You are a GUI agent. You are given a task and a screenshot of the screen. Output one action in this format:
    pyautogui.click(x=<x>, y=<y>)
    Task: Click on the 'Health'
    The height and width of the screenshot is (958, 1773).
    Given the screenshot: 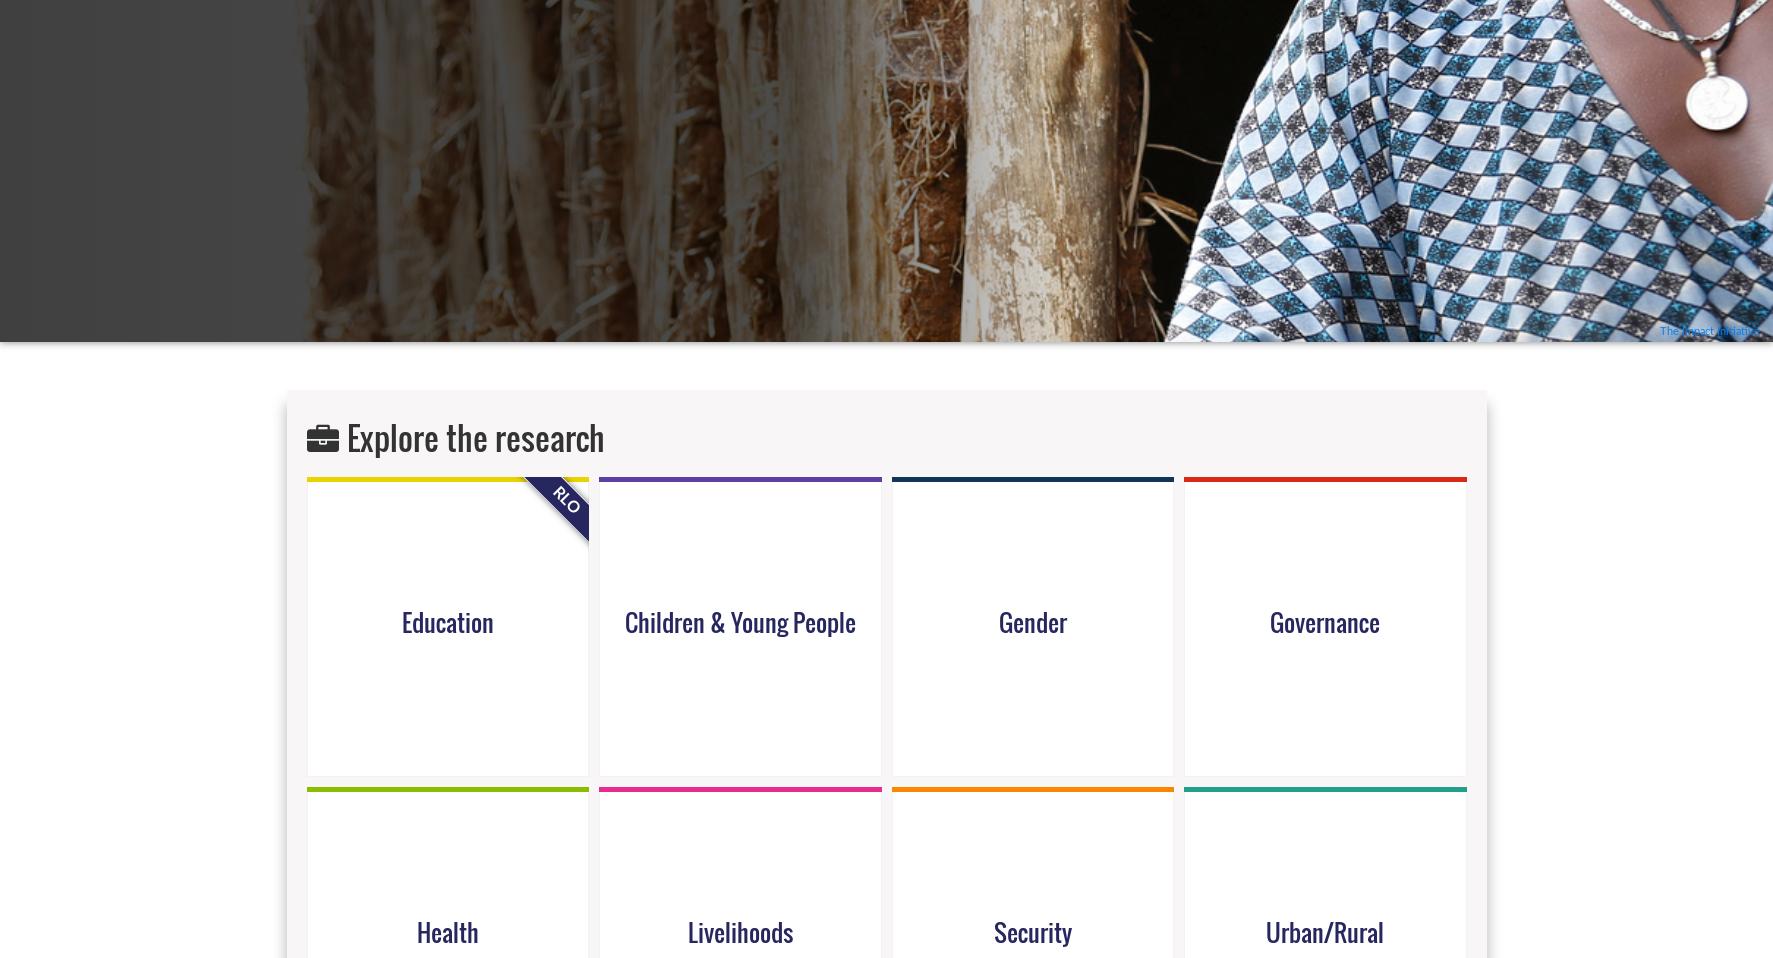 What is the action you would take?
    pyautogui.click(x=445, y=930)
    